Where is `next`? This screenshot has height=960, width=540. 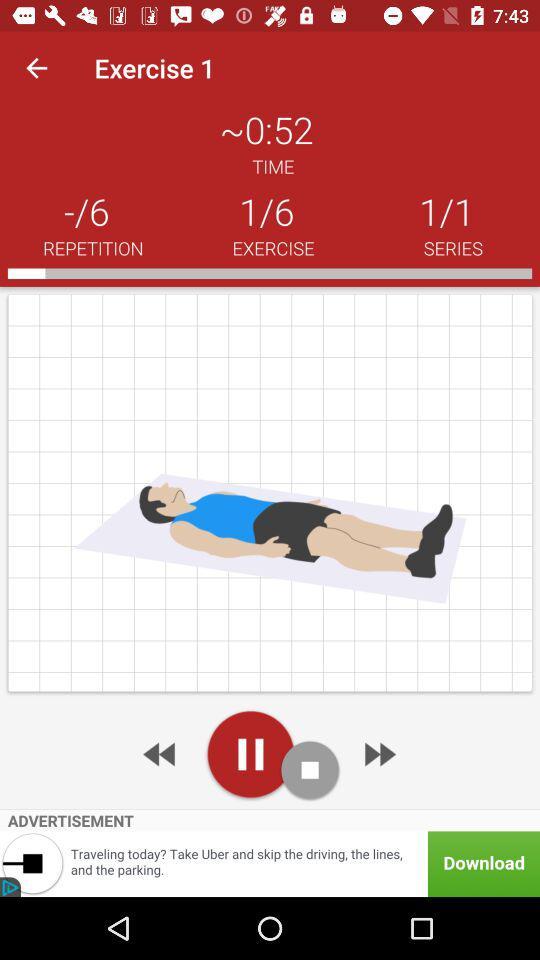 next is located at coordinates (378, 753).